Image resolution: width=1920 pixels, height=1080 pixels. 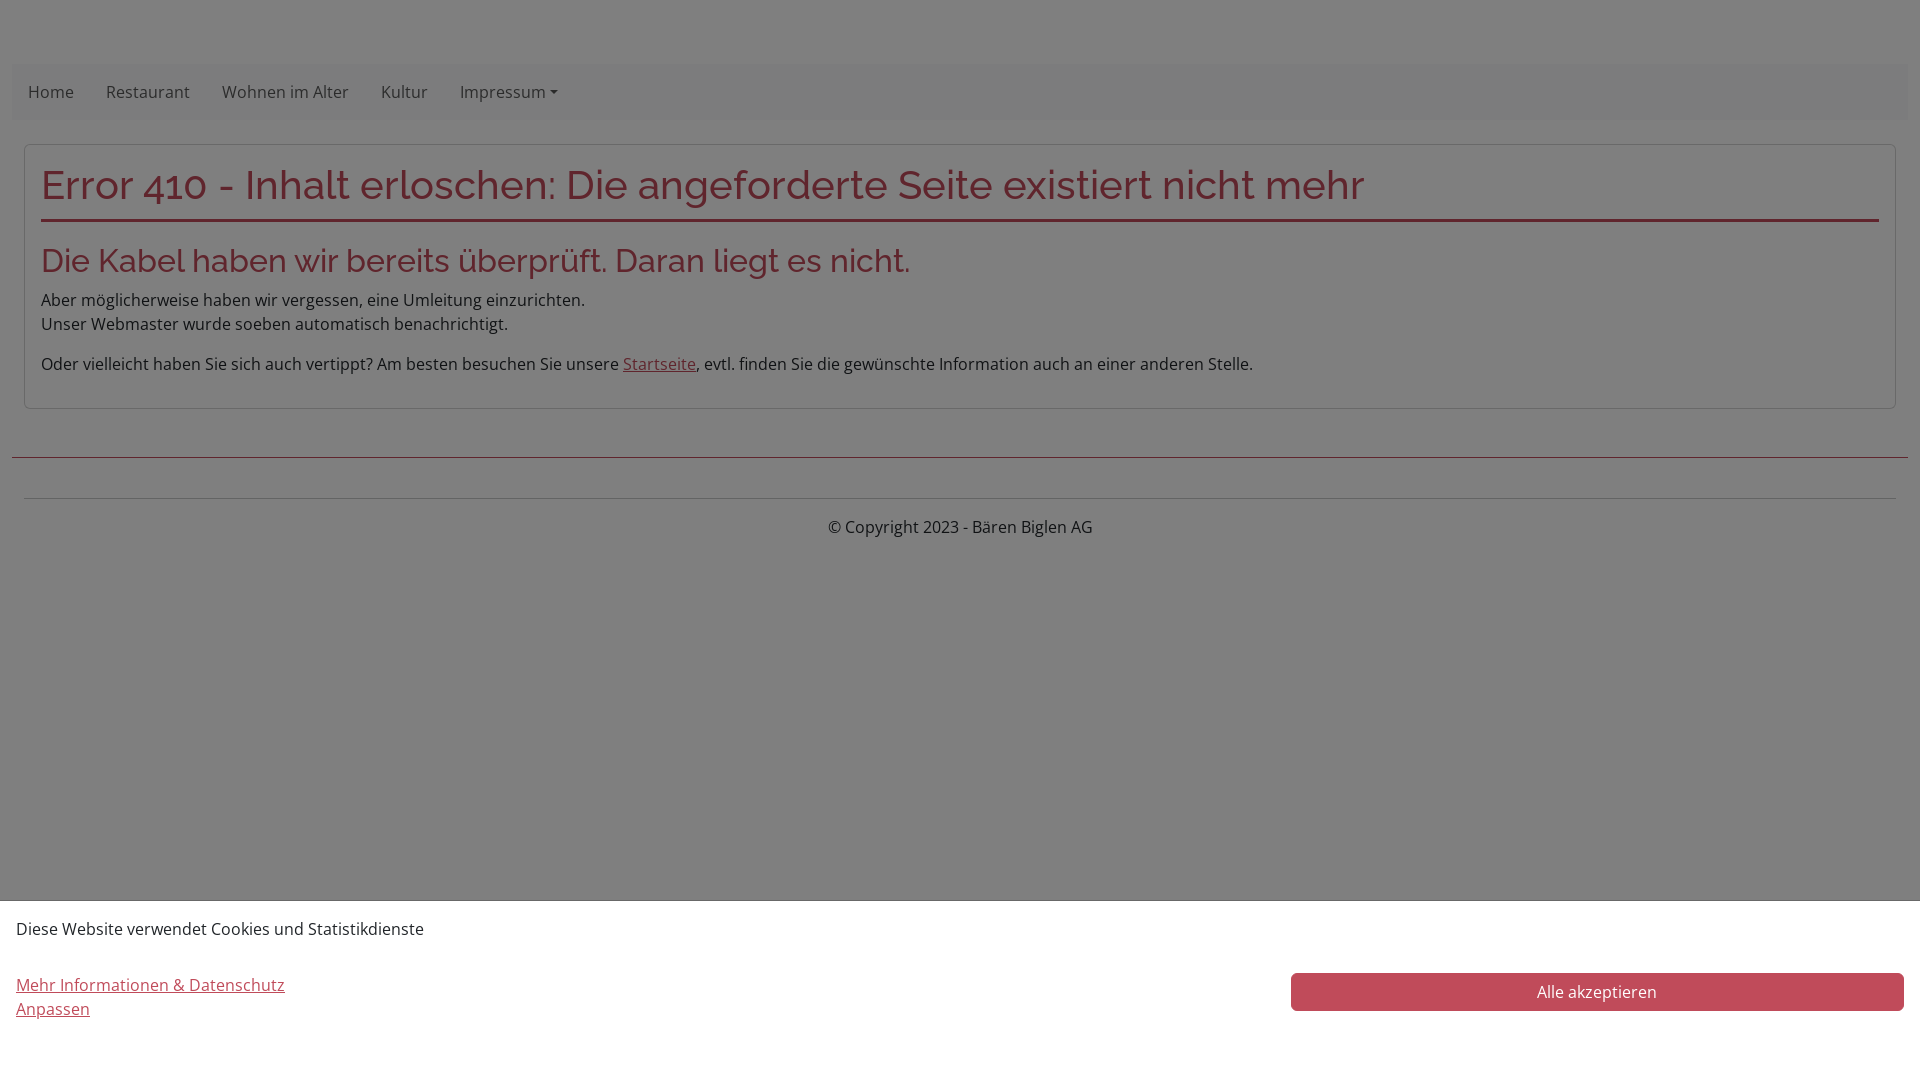 I want to click on 'Startseite', so click(x=659, y=363).